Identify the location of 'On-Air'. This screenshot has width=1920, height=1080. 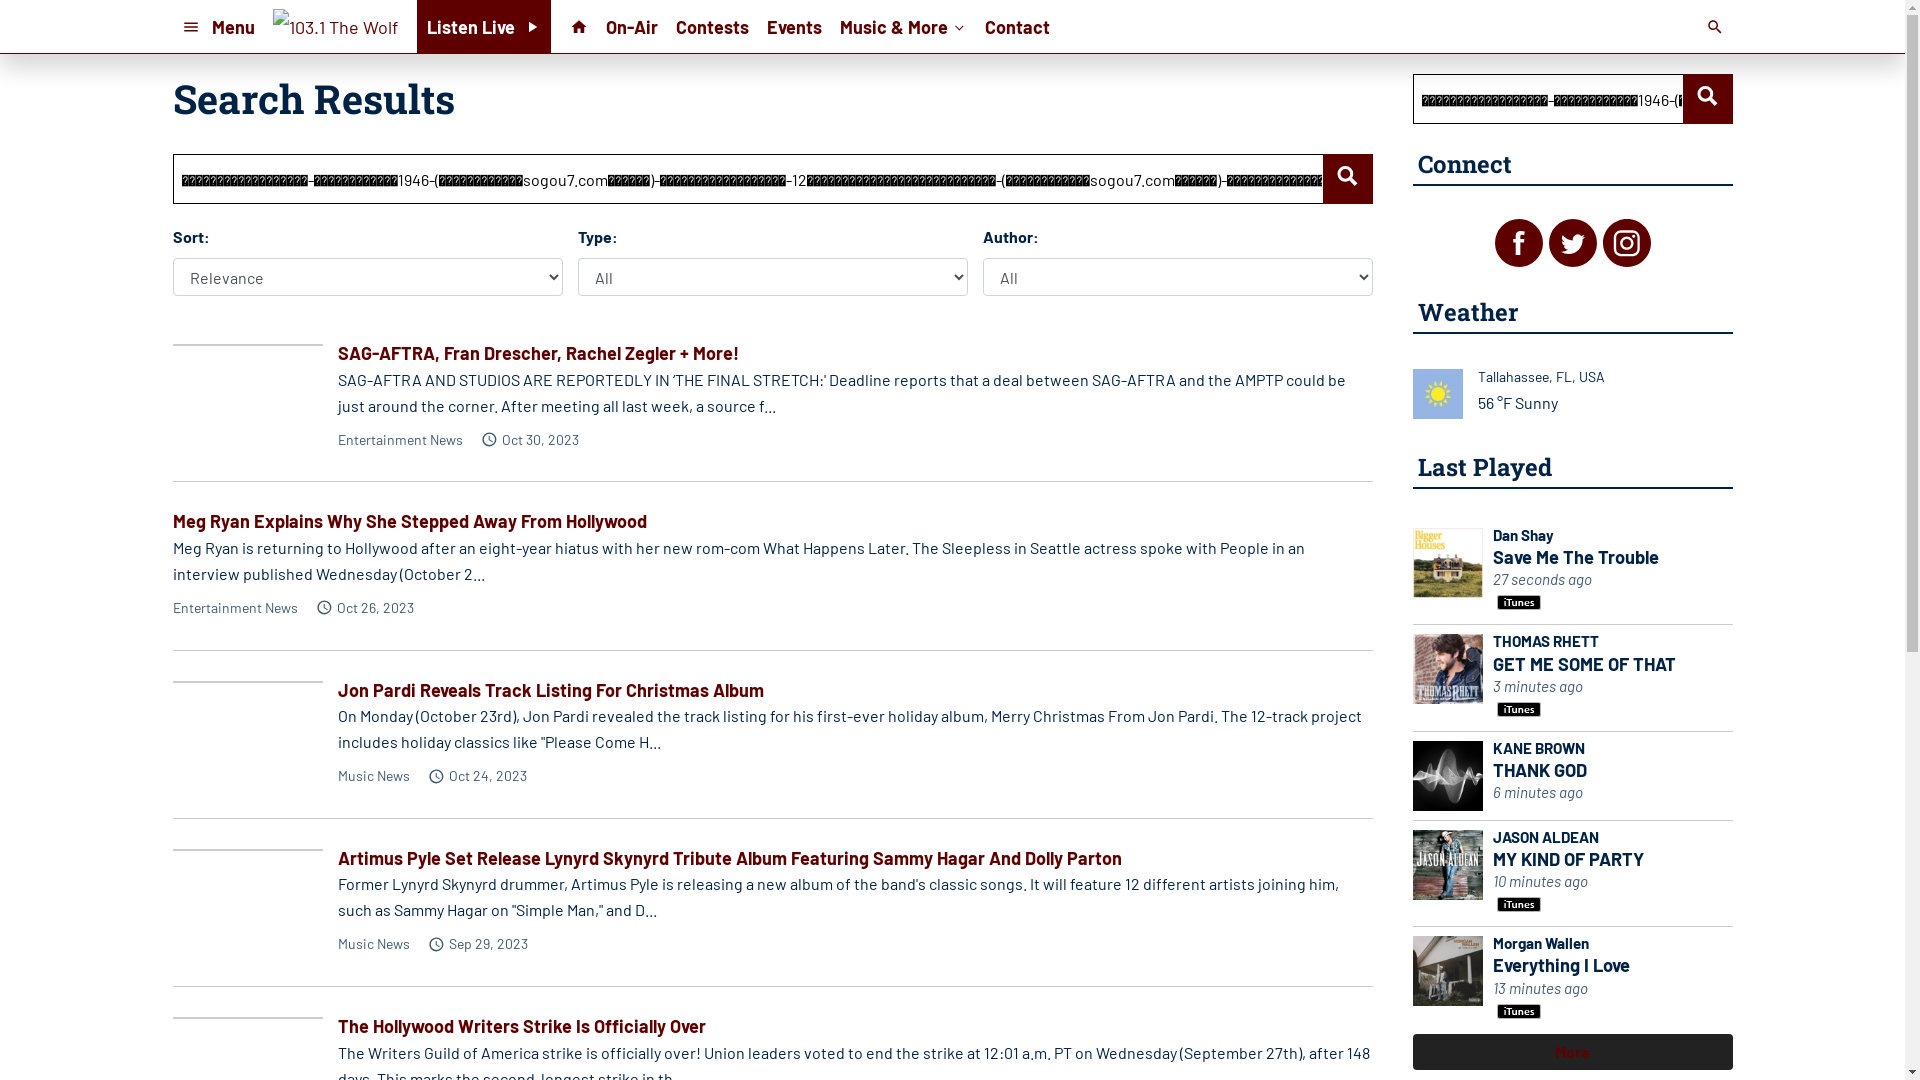
(631, 26).